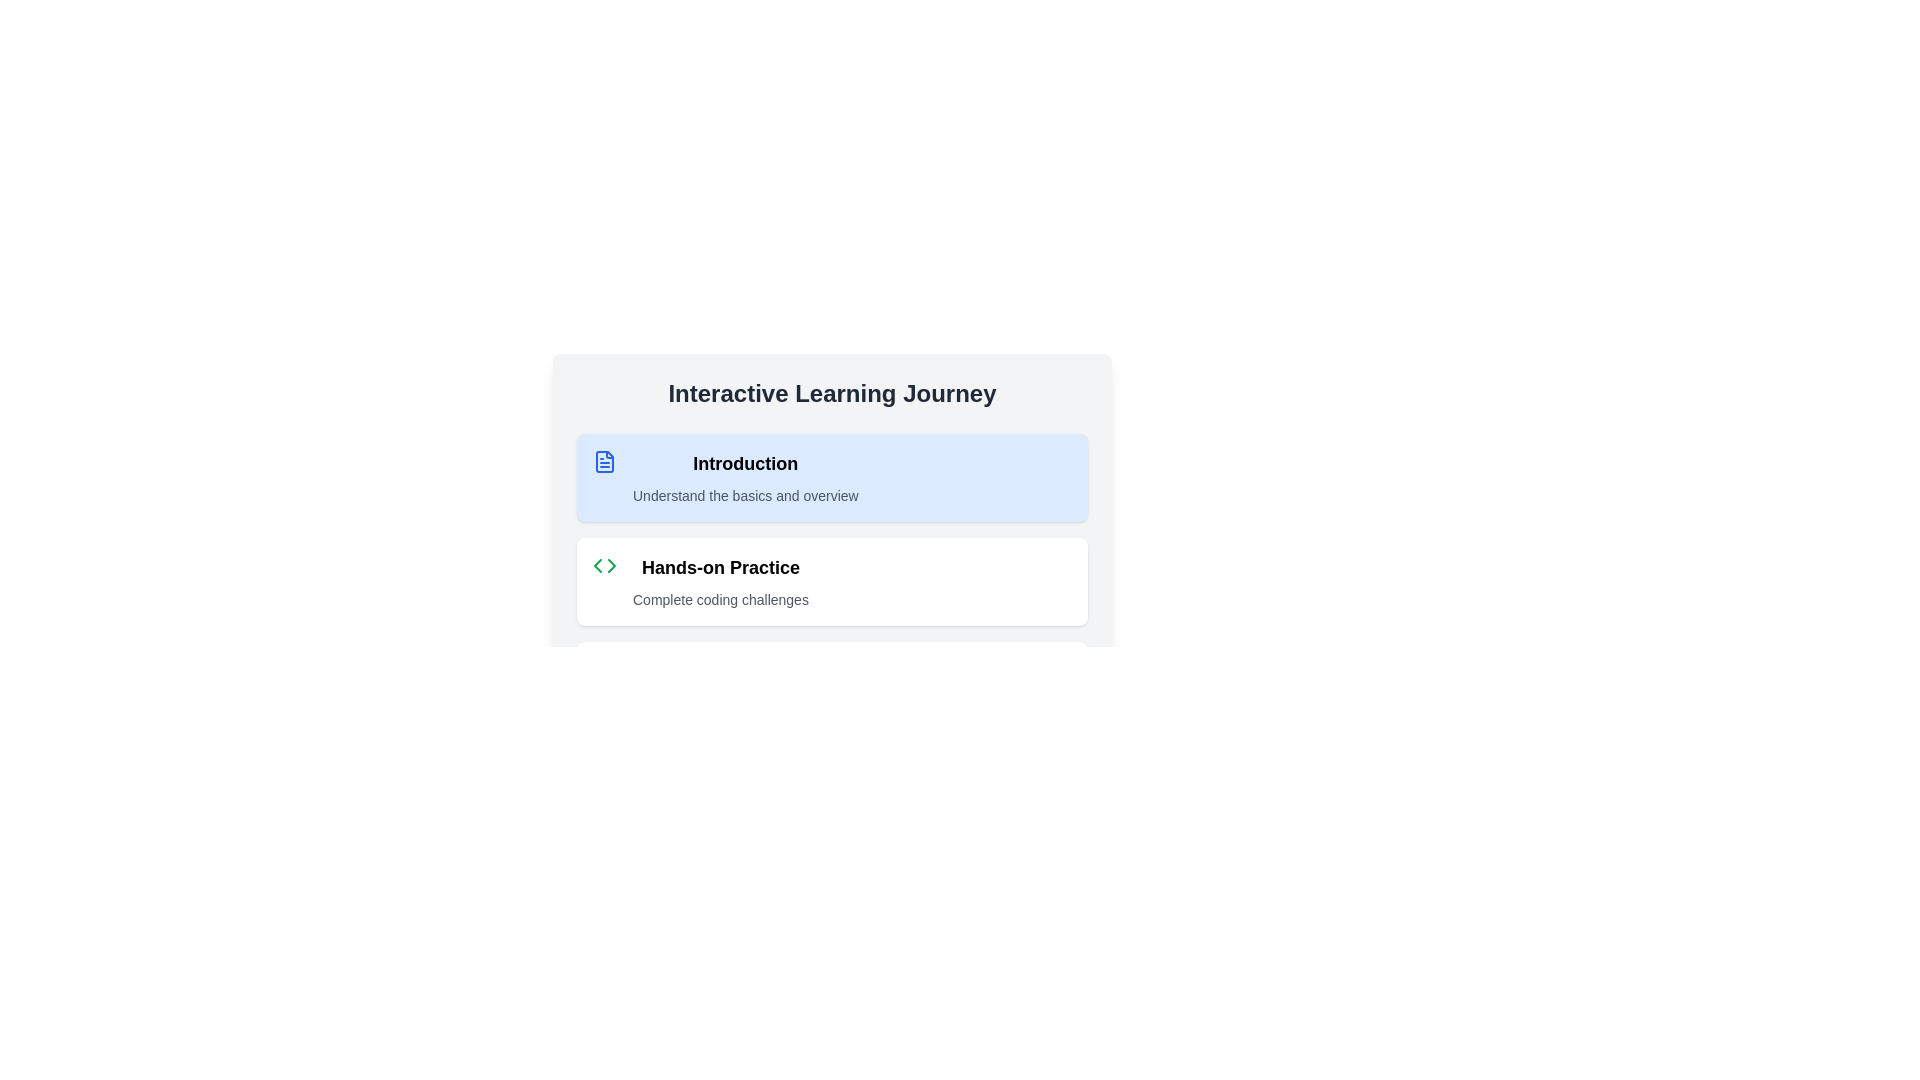 The width and height of the screenshot is (1920, 1080). What do you see at coordinates (603, 462) in the screenshot?
I see `the document icon associated with the 'Introduction' list item` at bounding box center [603, 462].